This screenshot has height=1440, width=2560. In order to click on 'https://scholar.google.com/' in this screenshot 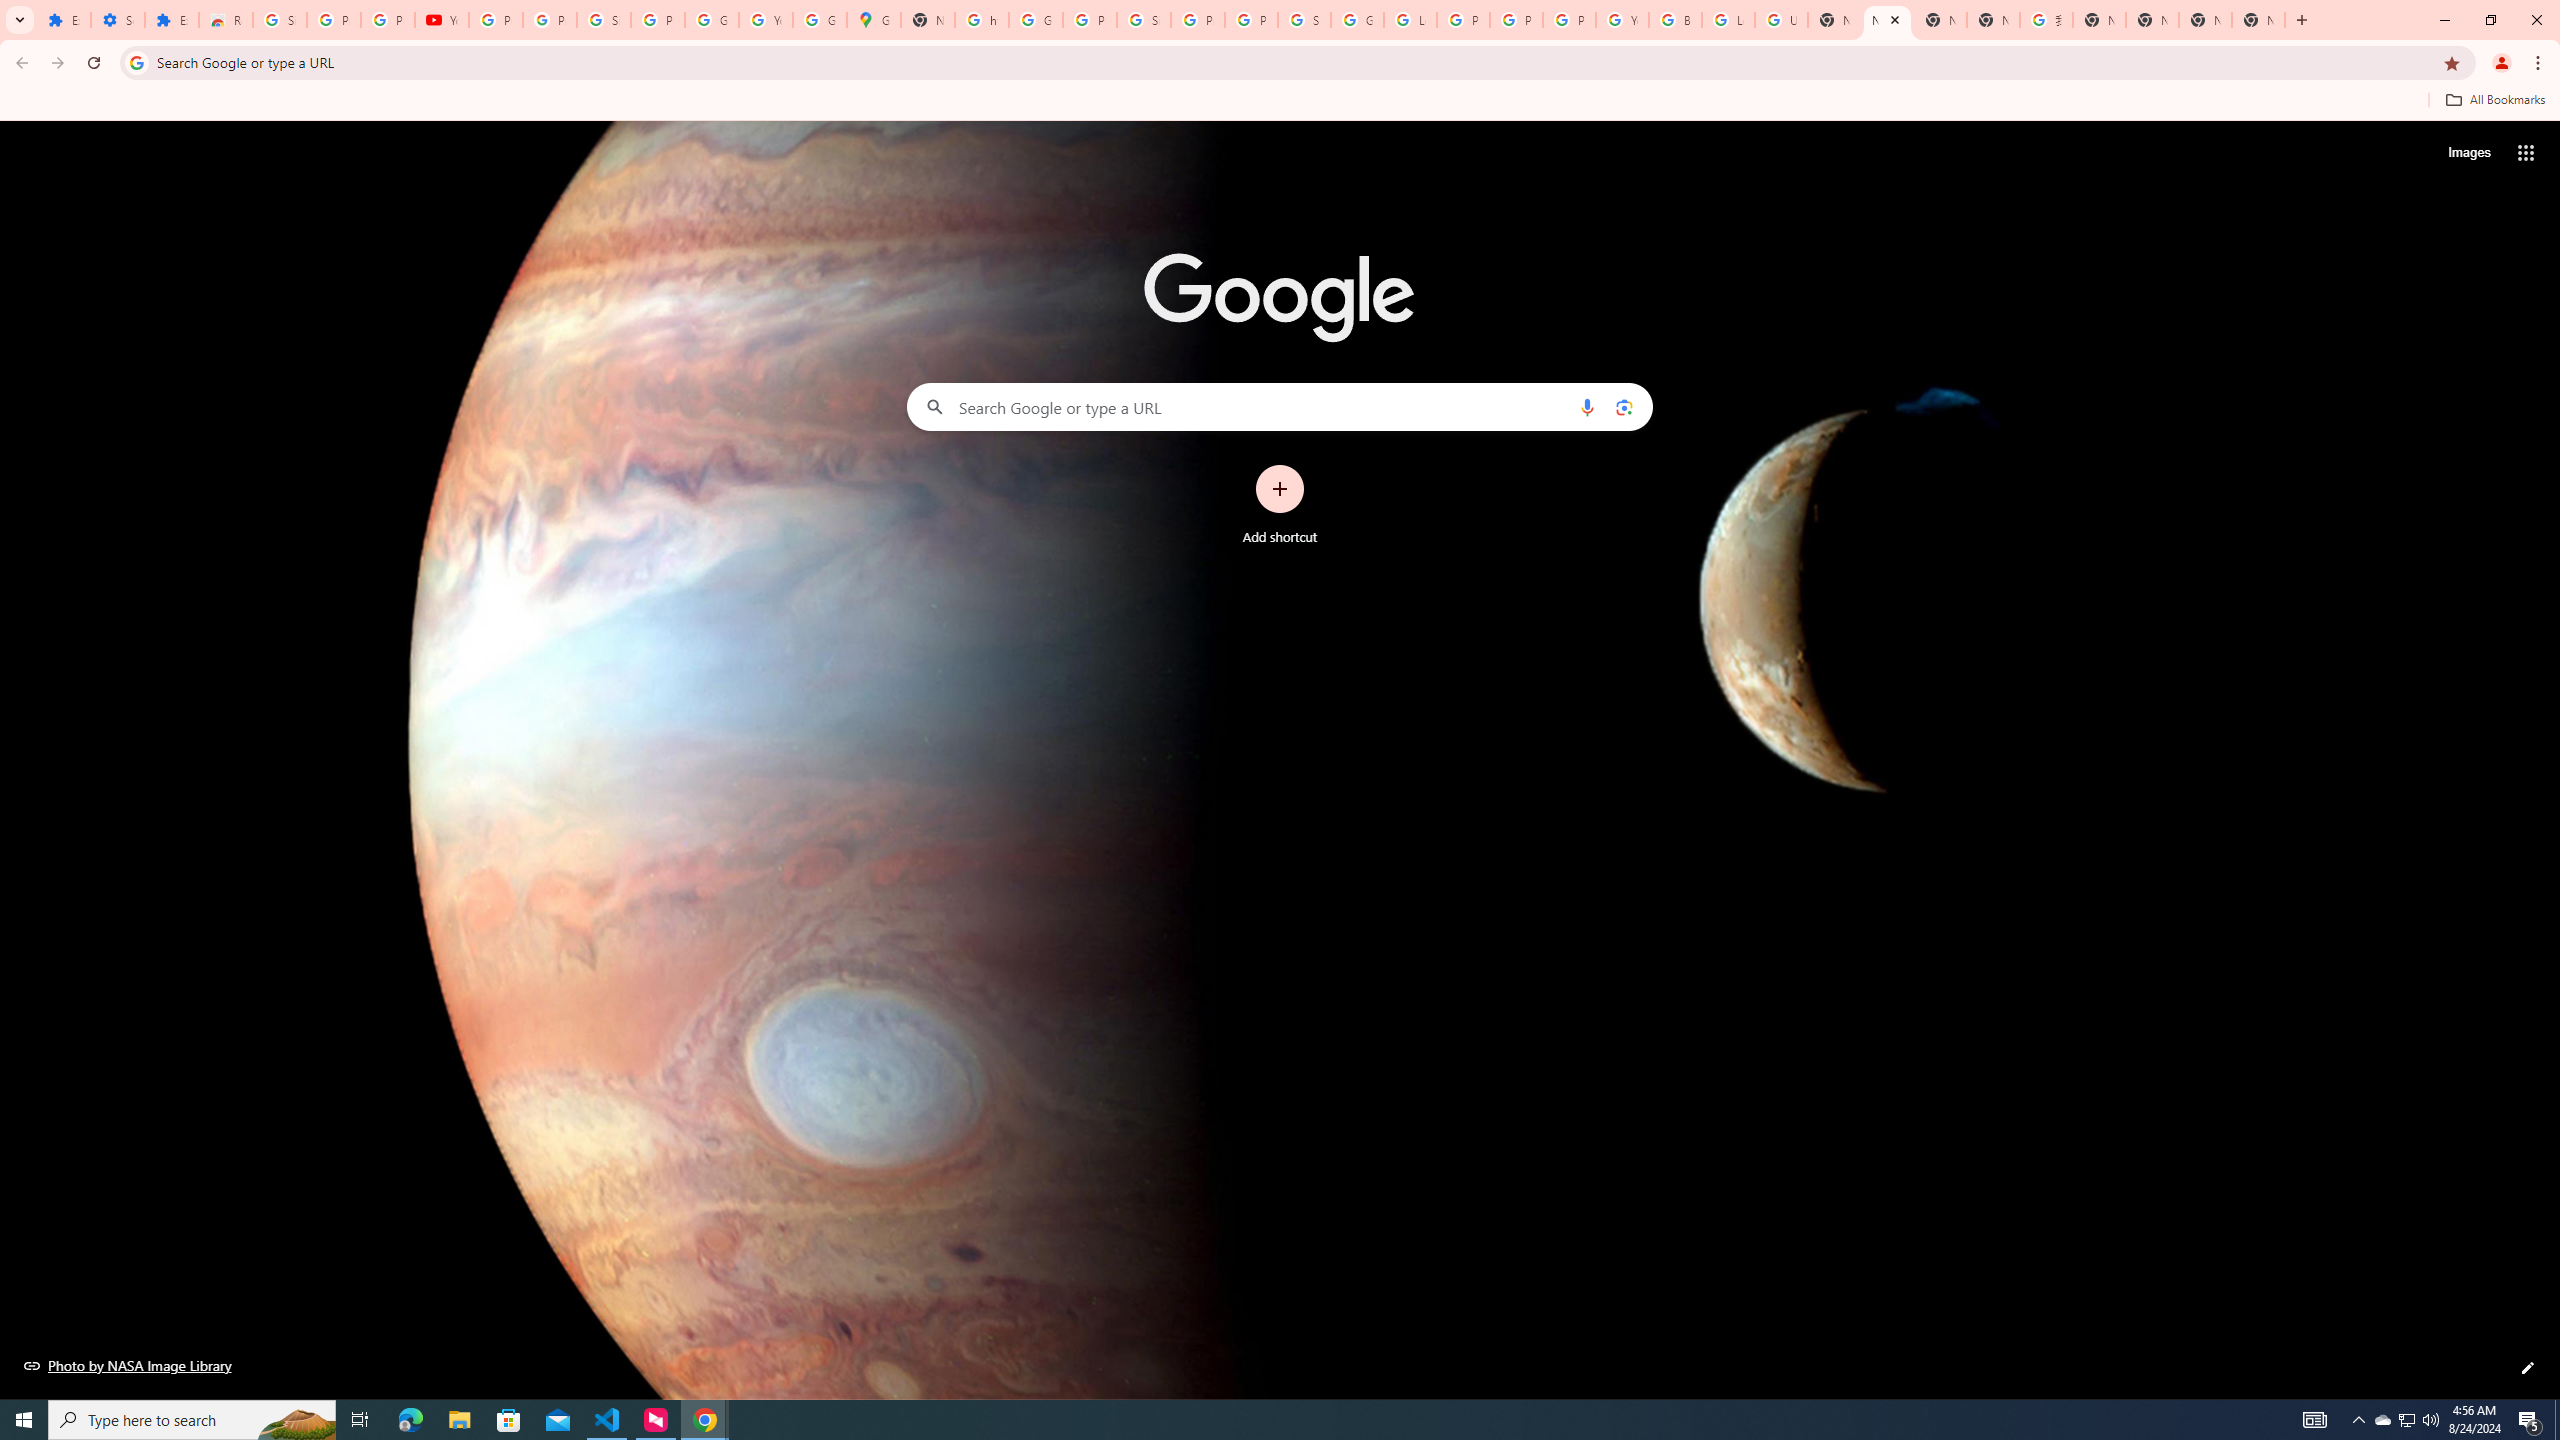, I will do `click(982, 19)`.